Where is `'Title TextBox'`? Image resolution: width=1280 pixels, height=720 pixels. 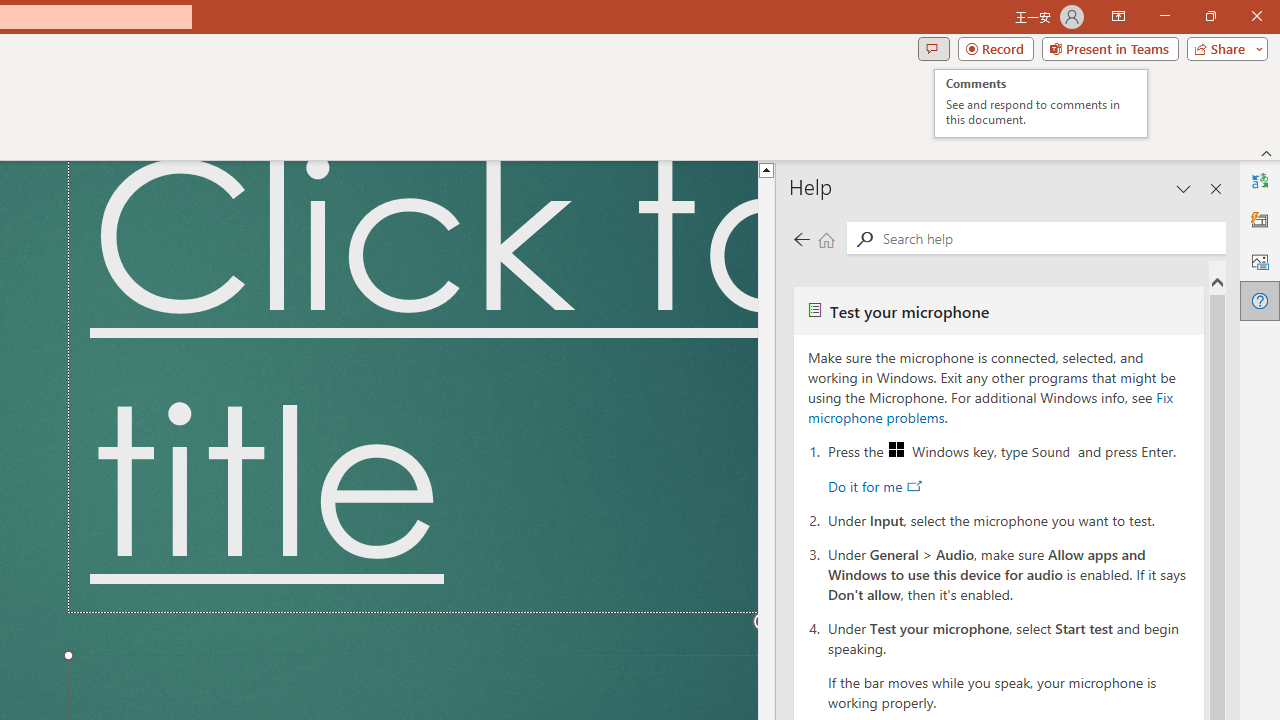
'Title TextBox' is located at coordinates (411, 387).